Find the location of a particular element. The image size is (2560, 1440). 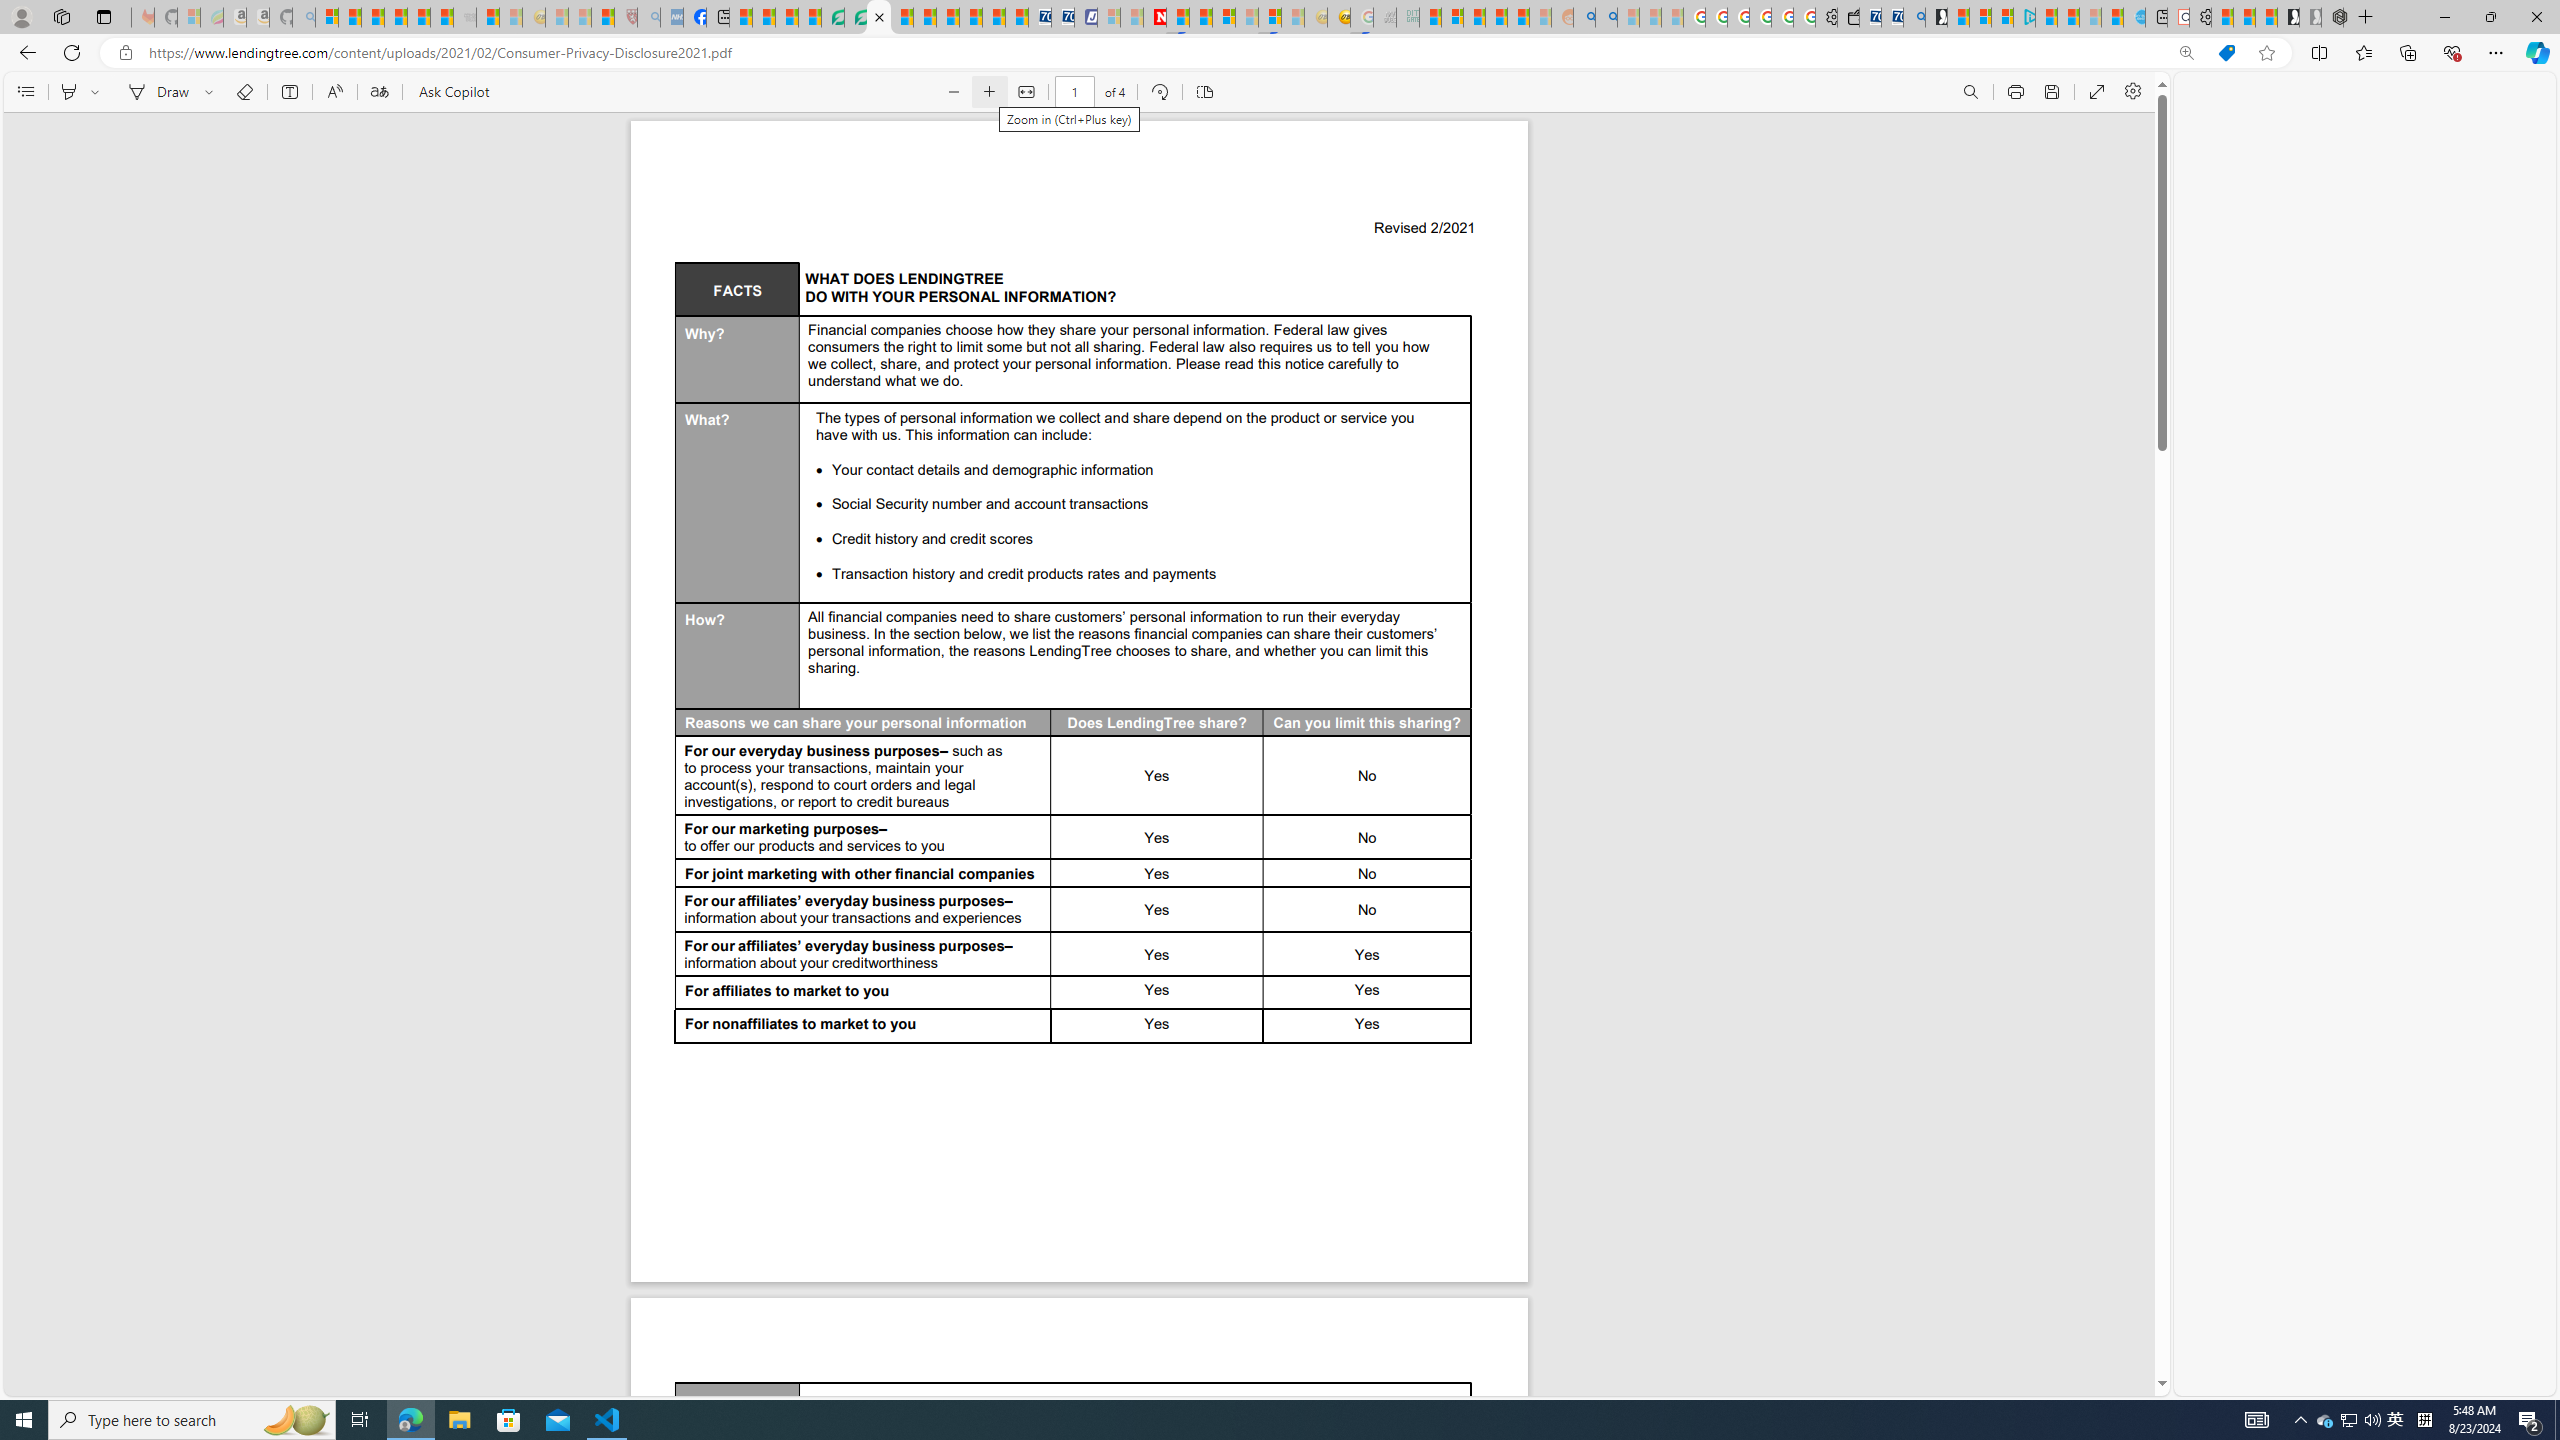

'Highlight' is located at coordinates (69, 91).